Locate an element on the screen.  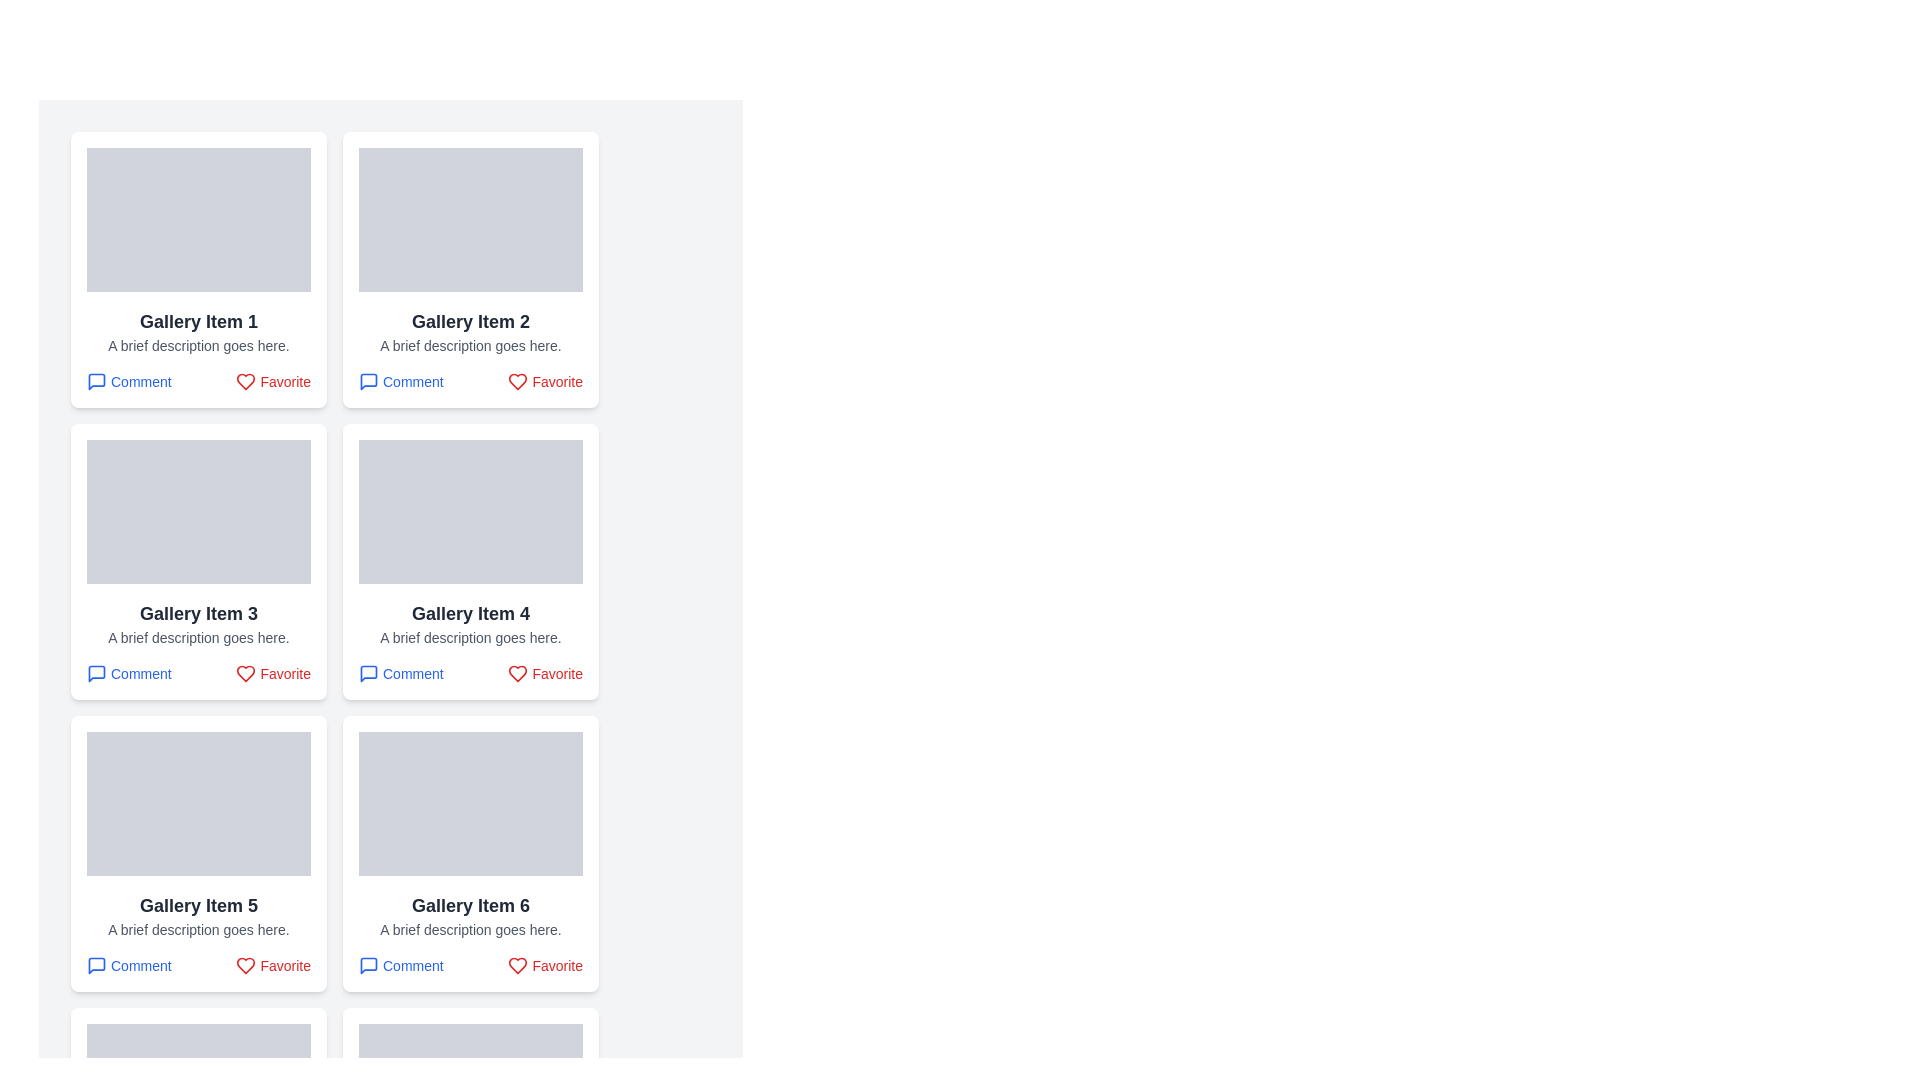
the heart-shaped icon button representing the 'Favorite' or 'Like' functionality located next to the 'Favorite' text in the bottom section of the 'Gallery Item 1' card is located at coordinates (245, 381).